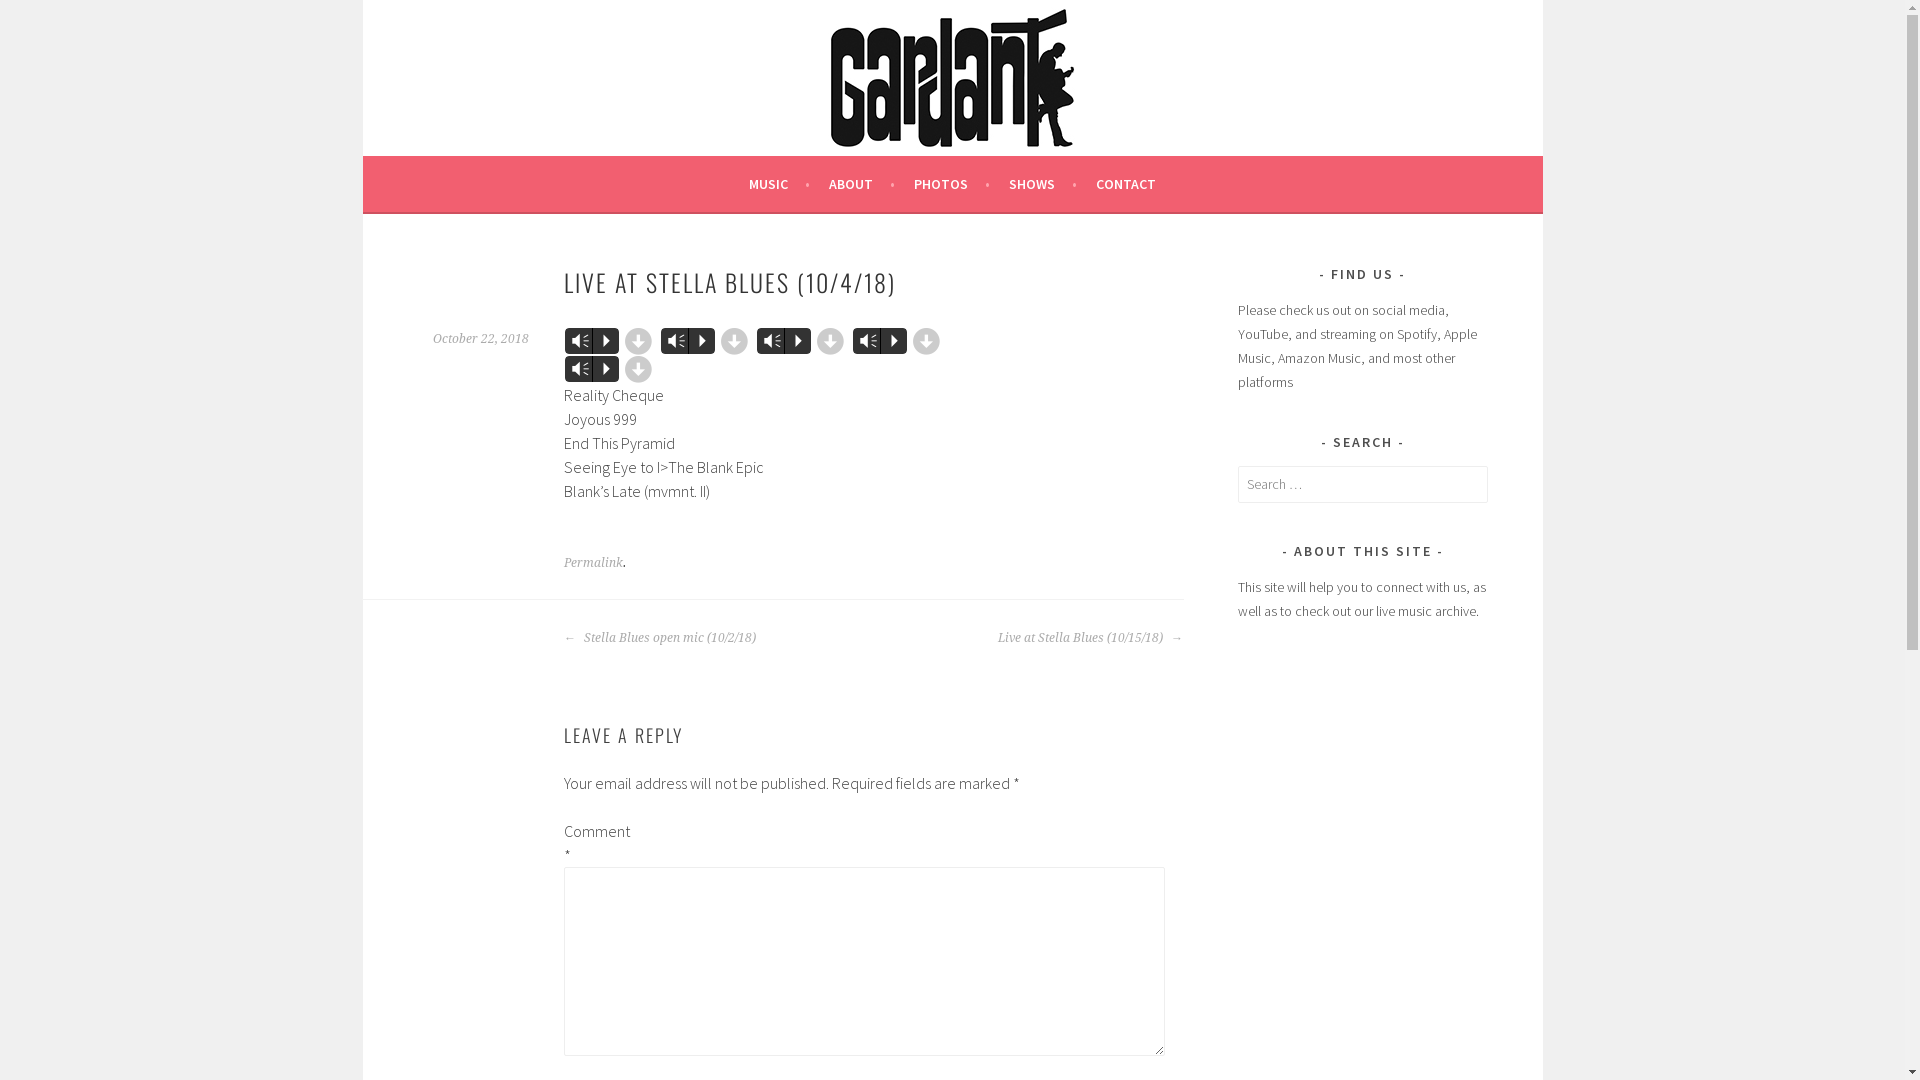  What do you see at coordinates (733, 339) in the screenshot?
I see `'d'` at bounding box center [733, 339].